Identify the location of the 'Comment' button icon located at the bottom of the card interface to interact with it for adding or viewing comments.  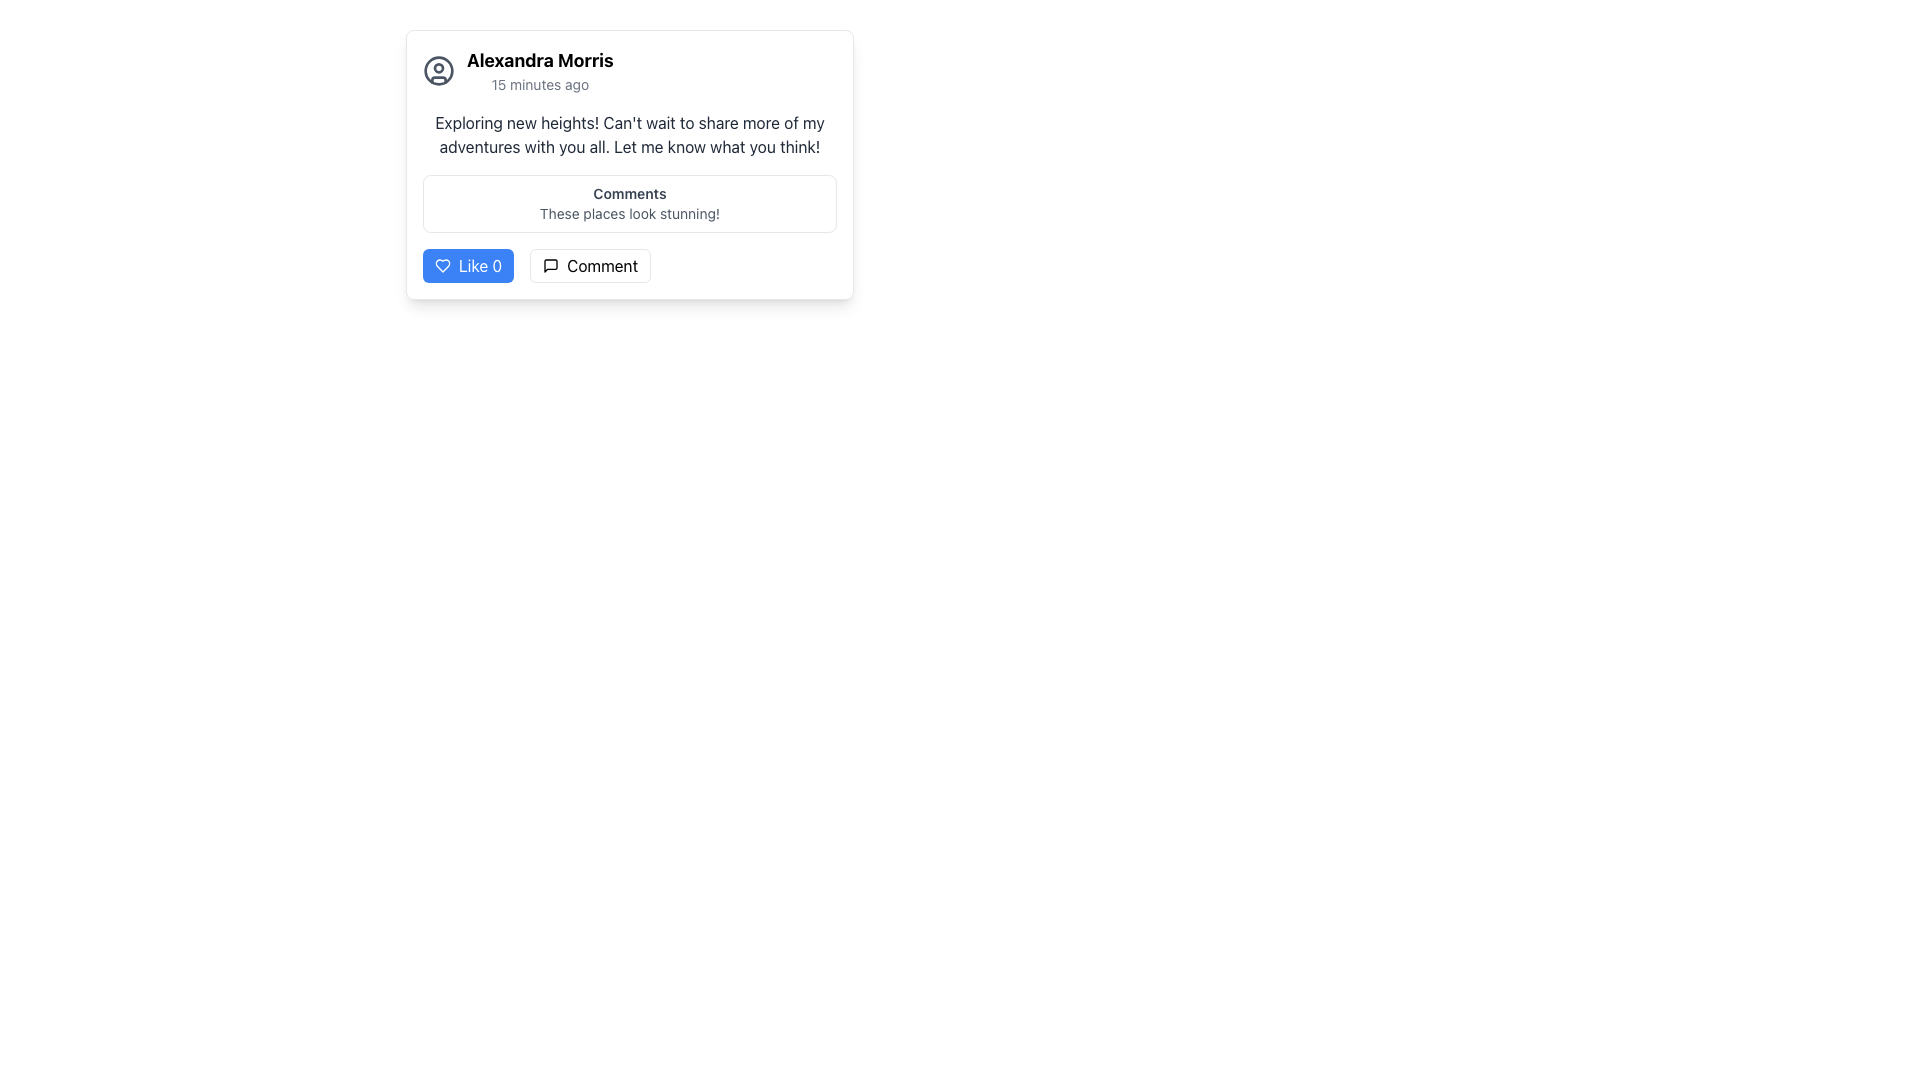
(551, 265).